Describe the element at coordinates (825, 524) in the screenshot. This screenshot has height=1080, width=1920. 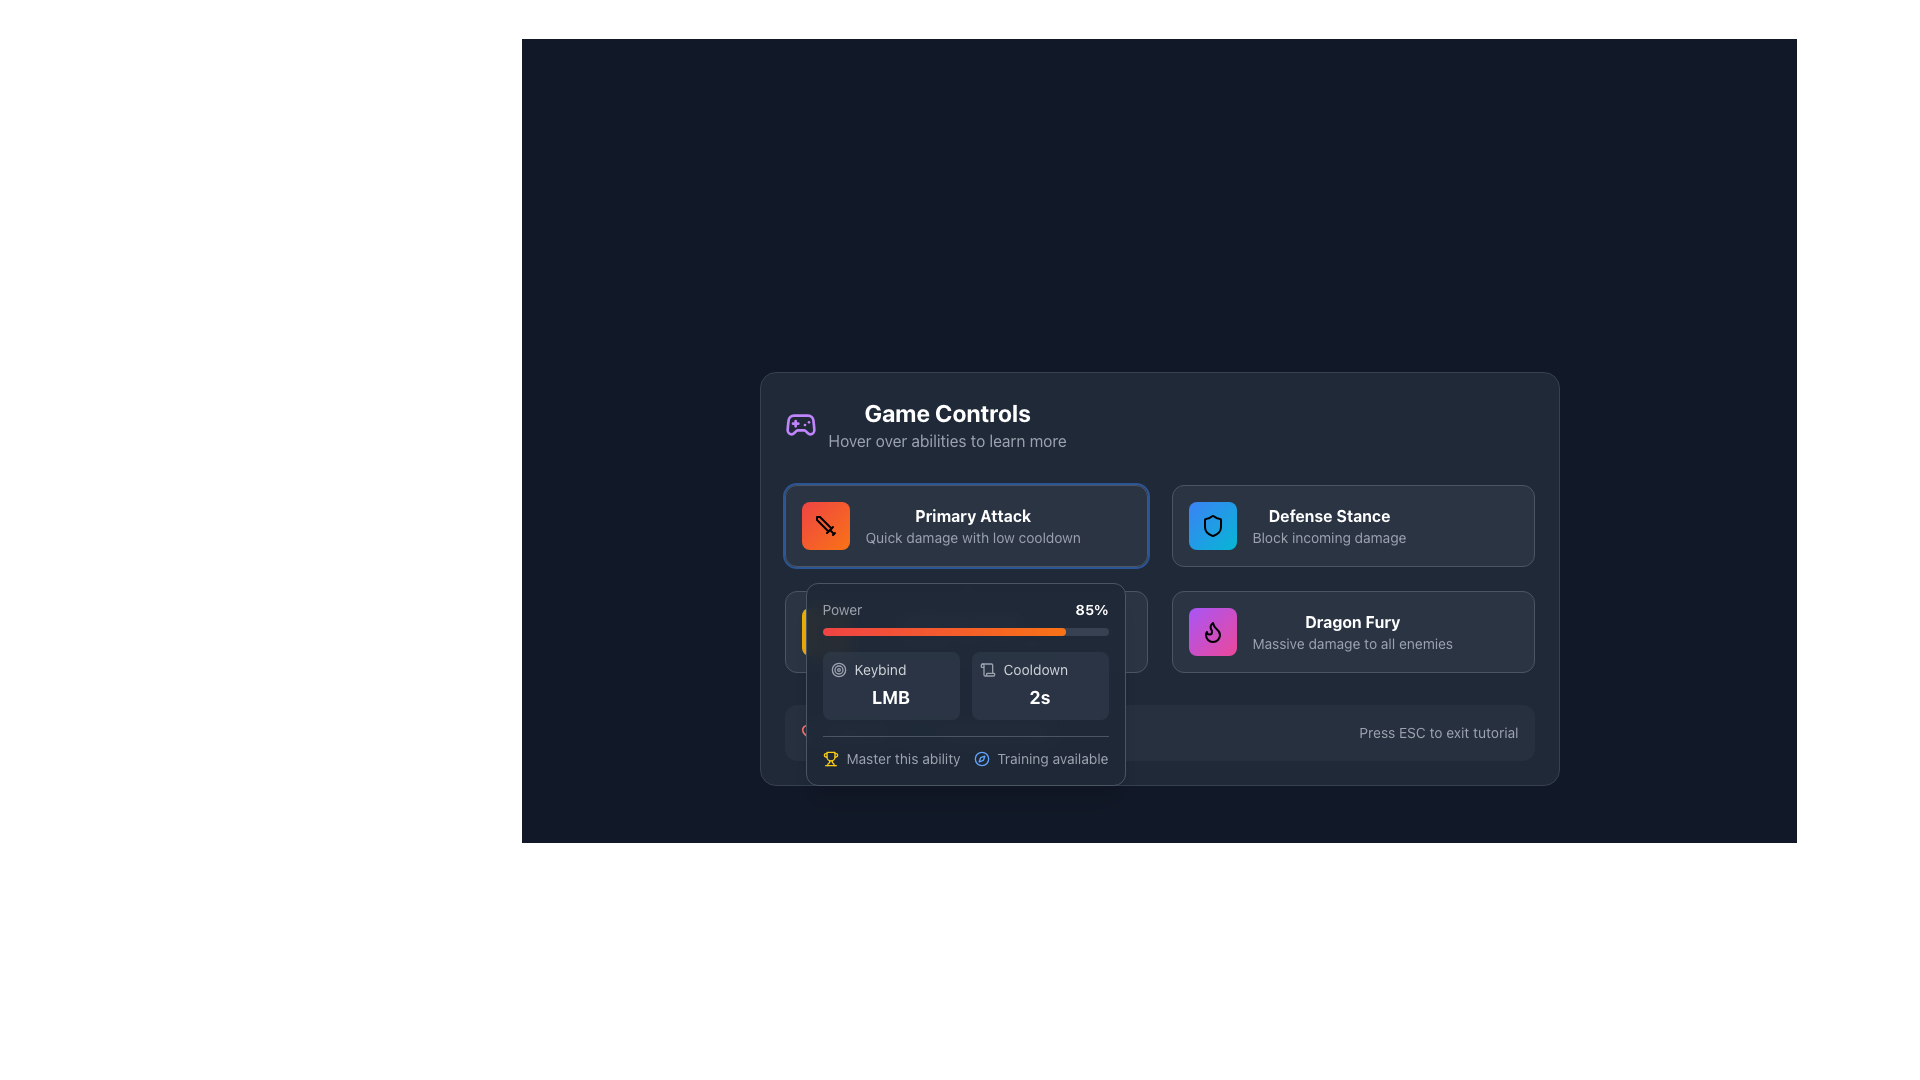
I see `the 'Primary Attack' button` at that location.